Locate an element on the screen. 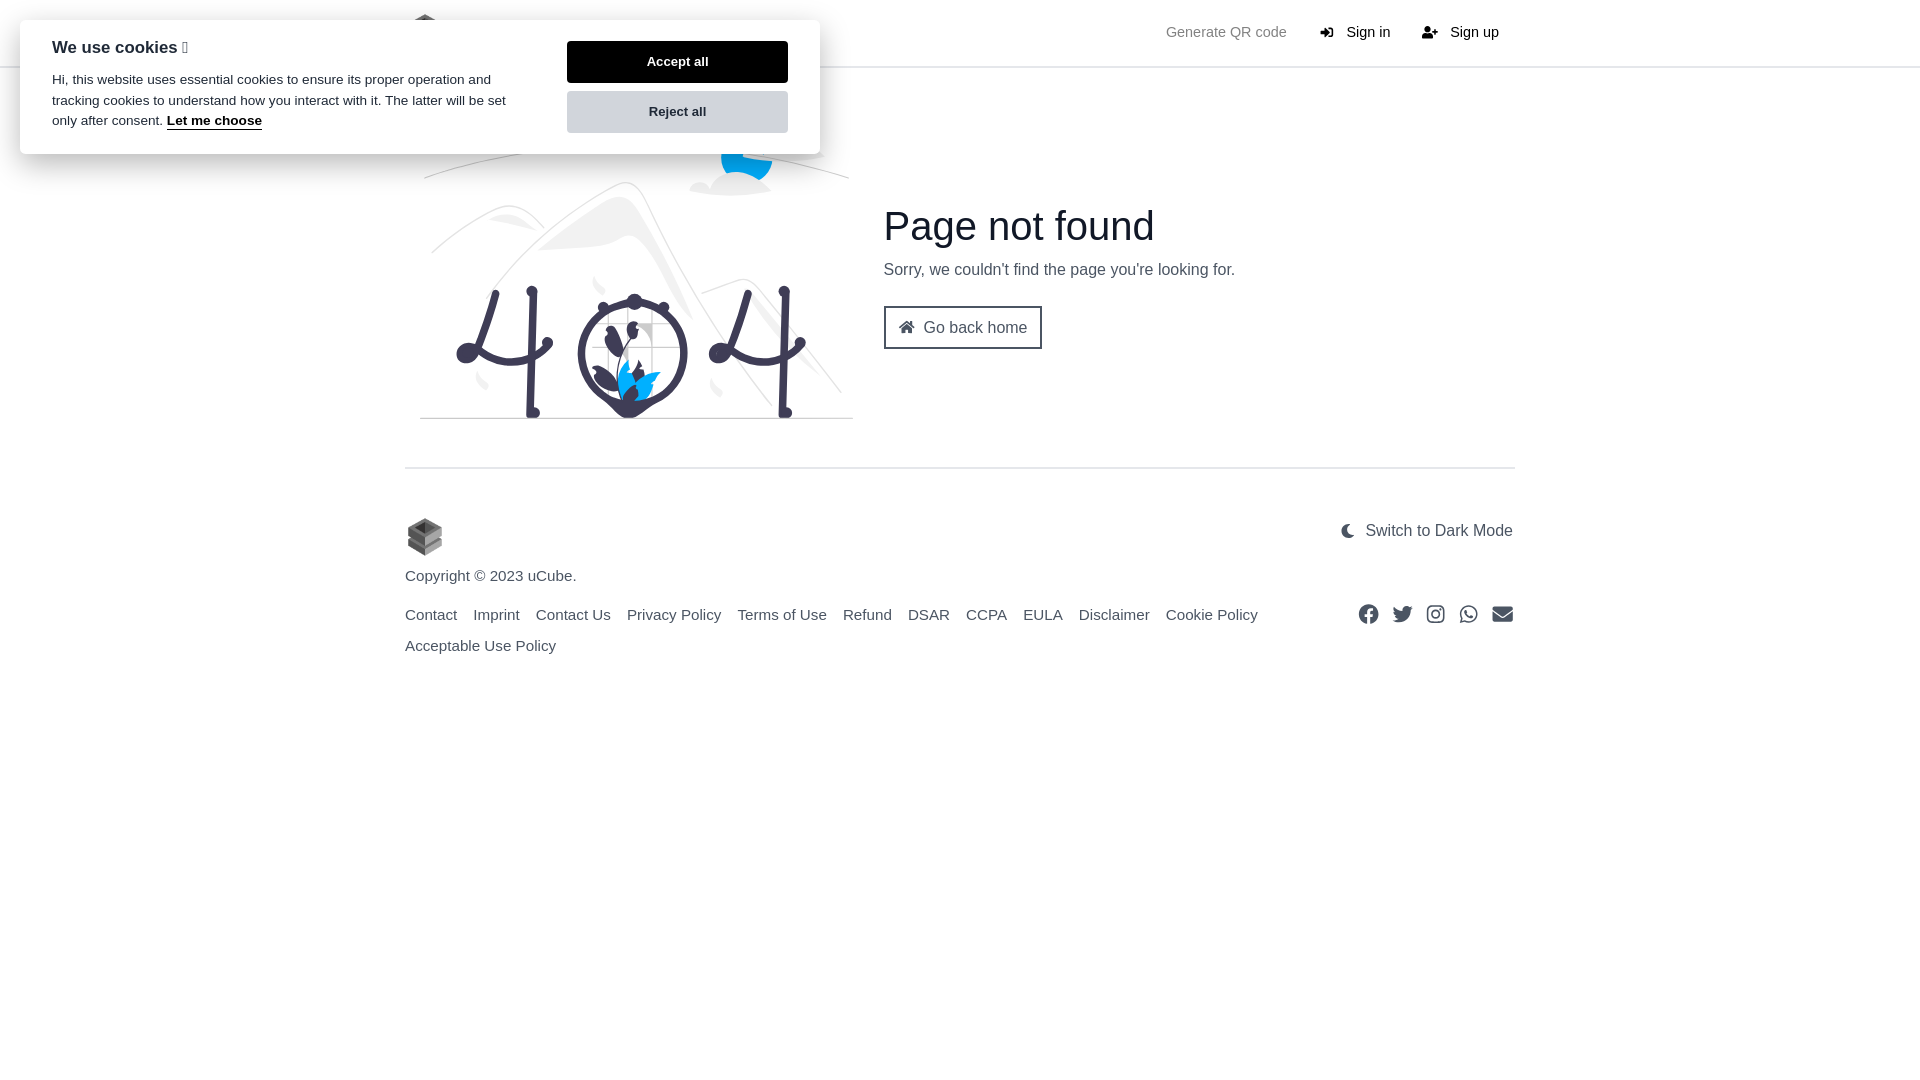 Image resolution: width=1920 pixels, height=1080 pixels. 'Imprint' is located at coordinates (495, 613).